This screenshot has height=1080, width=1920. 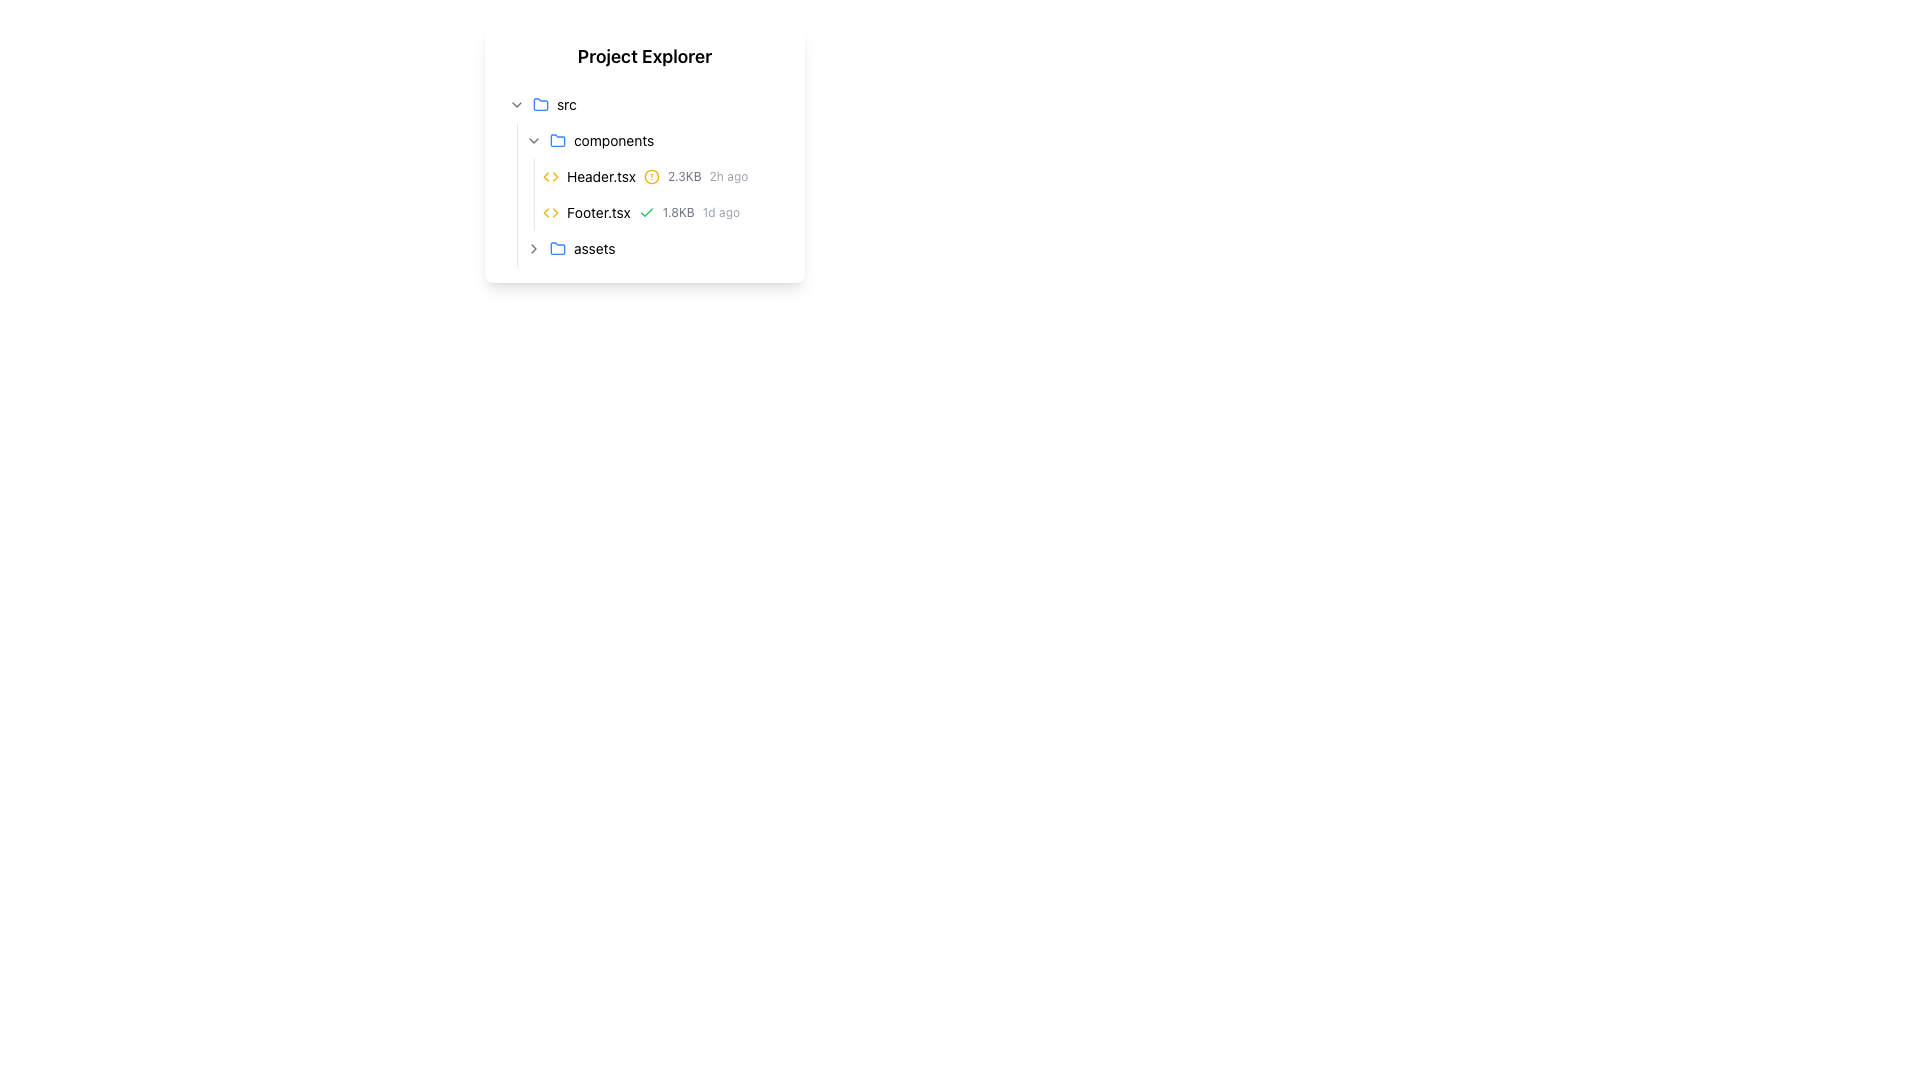 I want to click on the 'assets' folder item, so click(x=653, y=248).